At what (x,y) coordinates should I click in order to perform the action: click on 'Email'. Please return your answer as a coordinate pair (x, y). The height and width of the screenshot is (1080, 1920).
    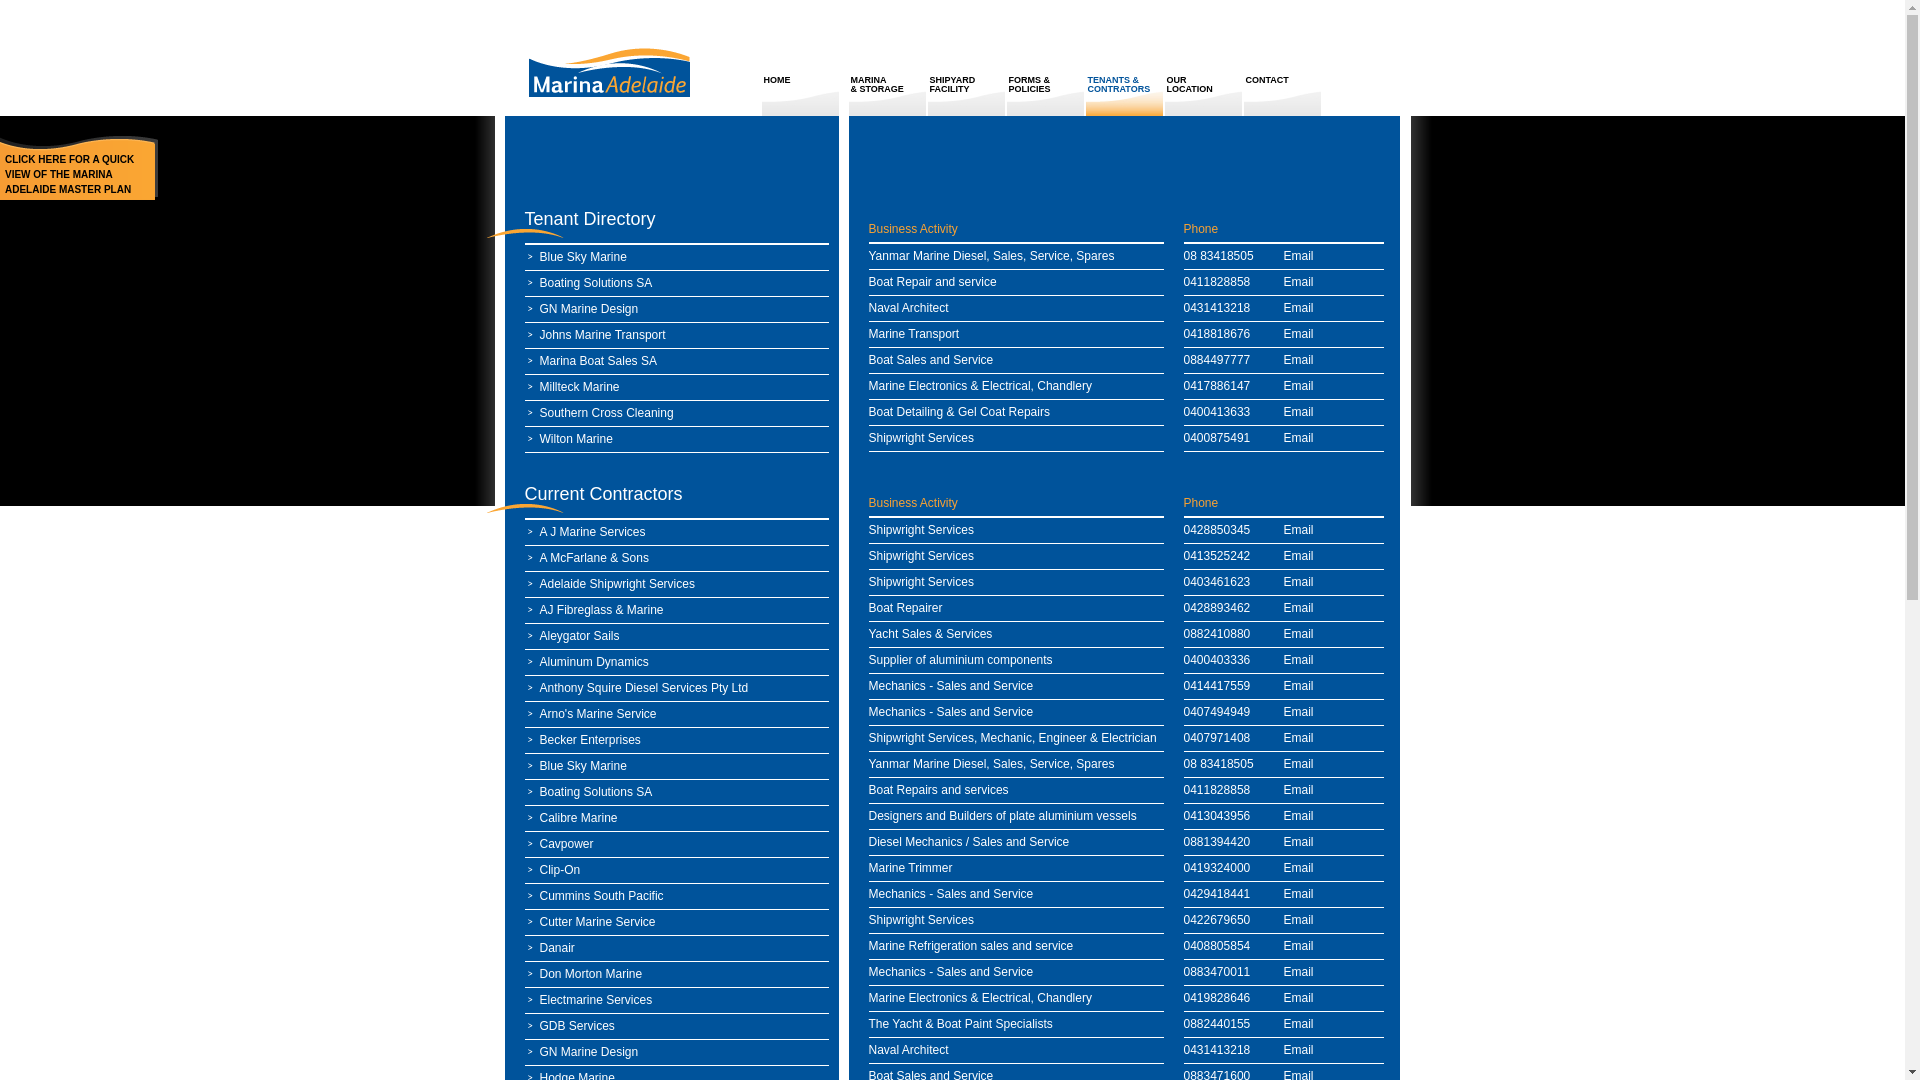
    Looking at the image, I should click on (1283, 437).